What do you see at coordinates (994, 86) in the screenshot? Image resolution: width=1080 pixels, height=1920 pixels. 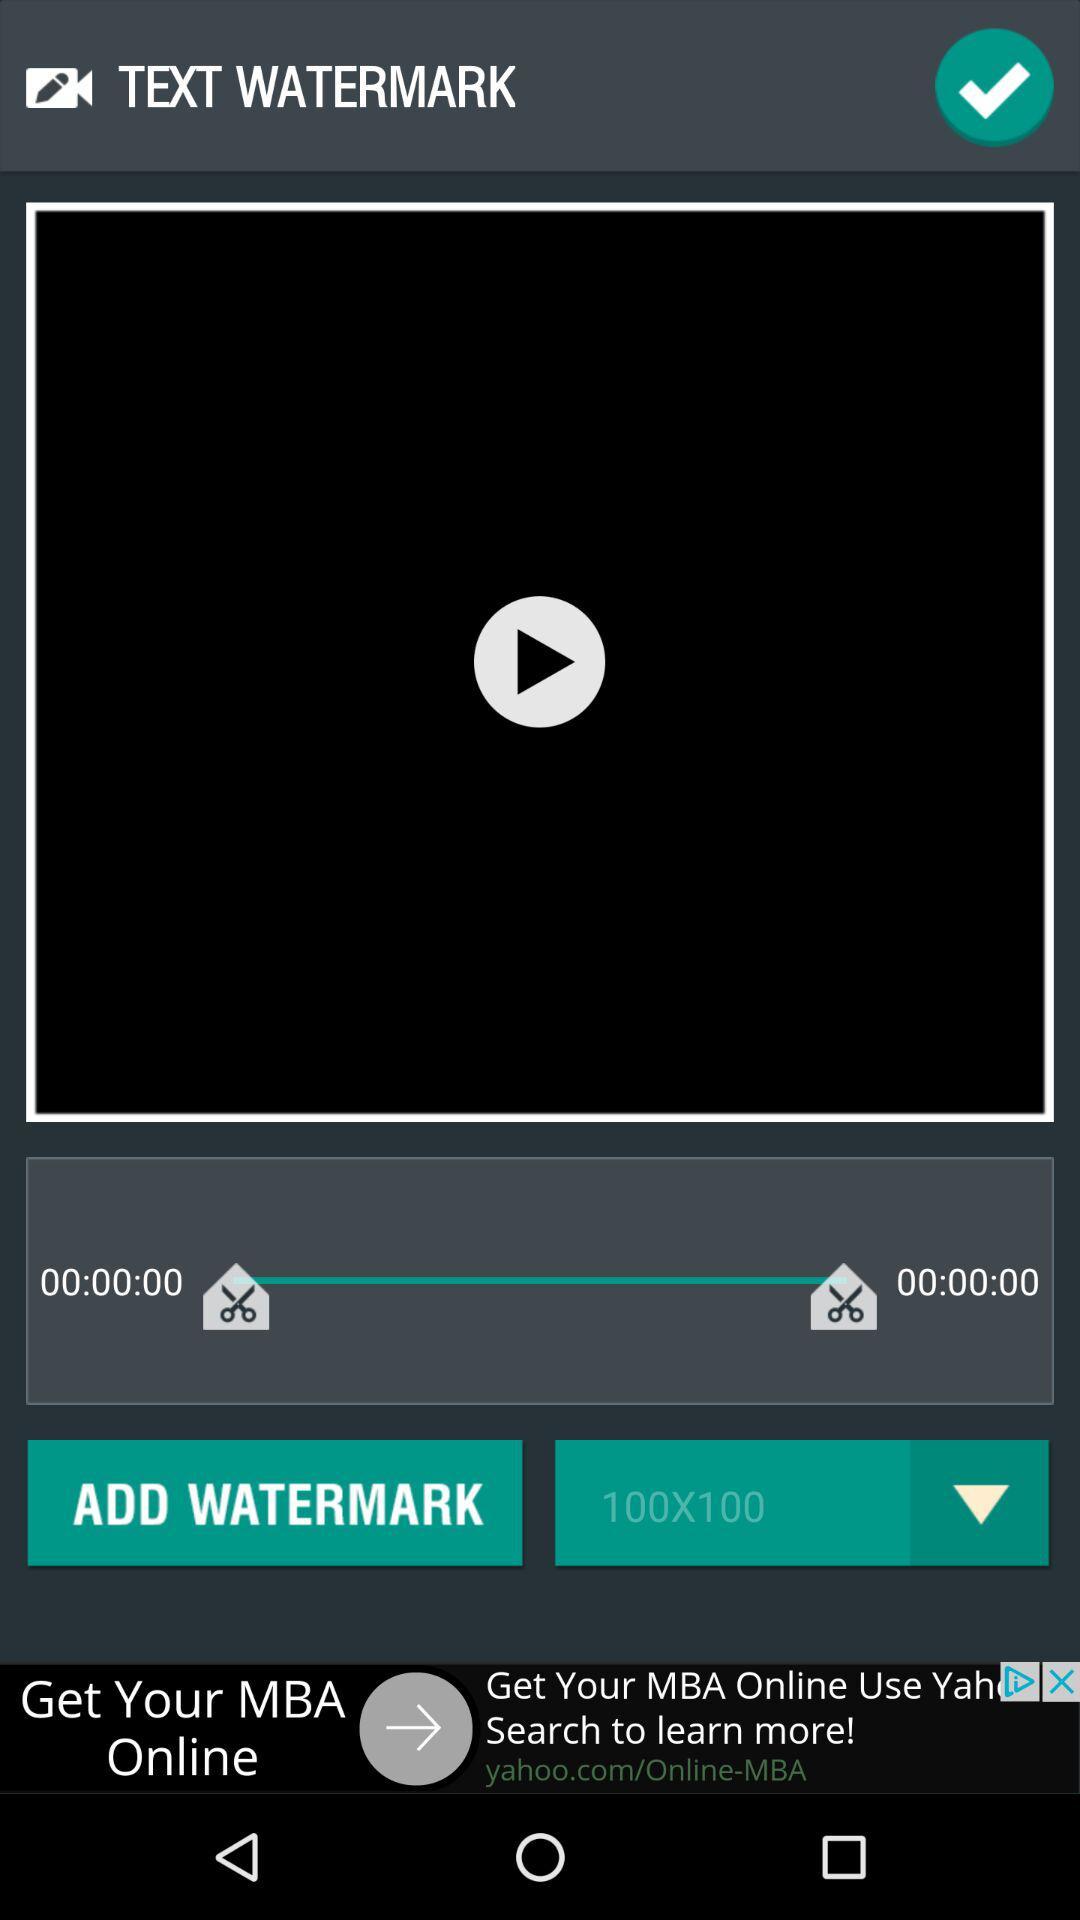 I see `progress` at bounding box center [994, 86].